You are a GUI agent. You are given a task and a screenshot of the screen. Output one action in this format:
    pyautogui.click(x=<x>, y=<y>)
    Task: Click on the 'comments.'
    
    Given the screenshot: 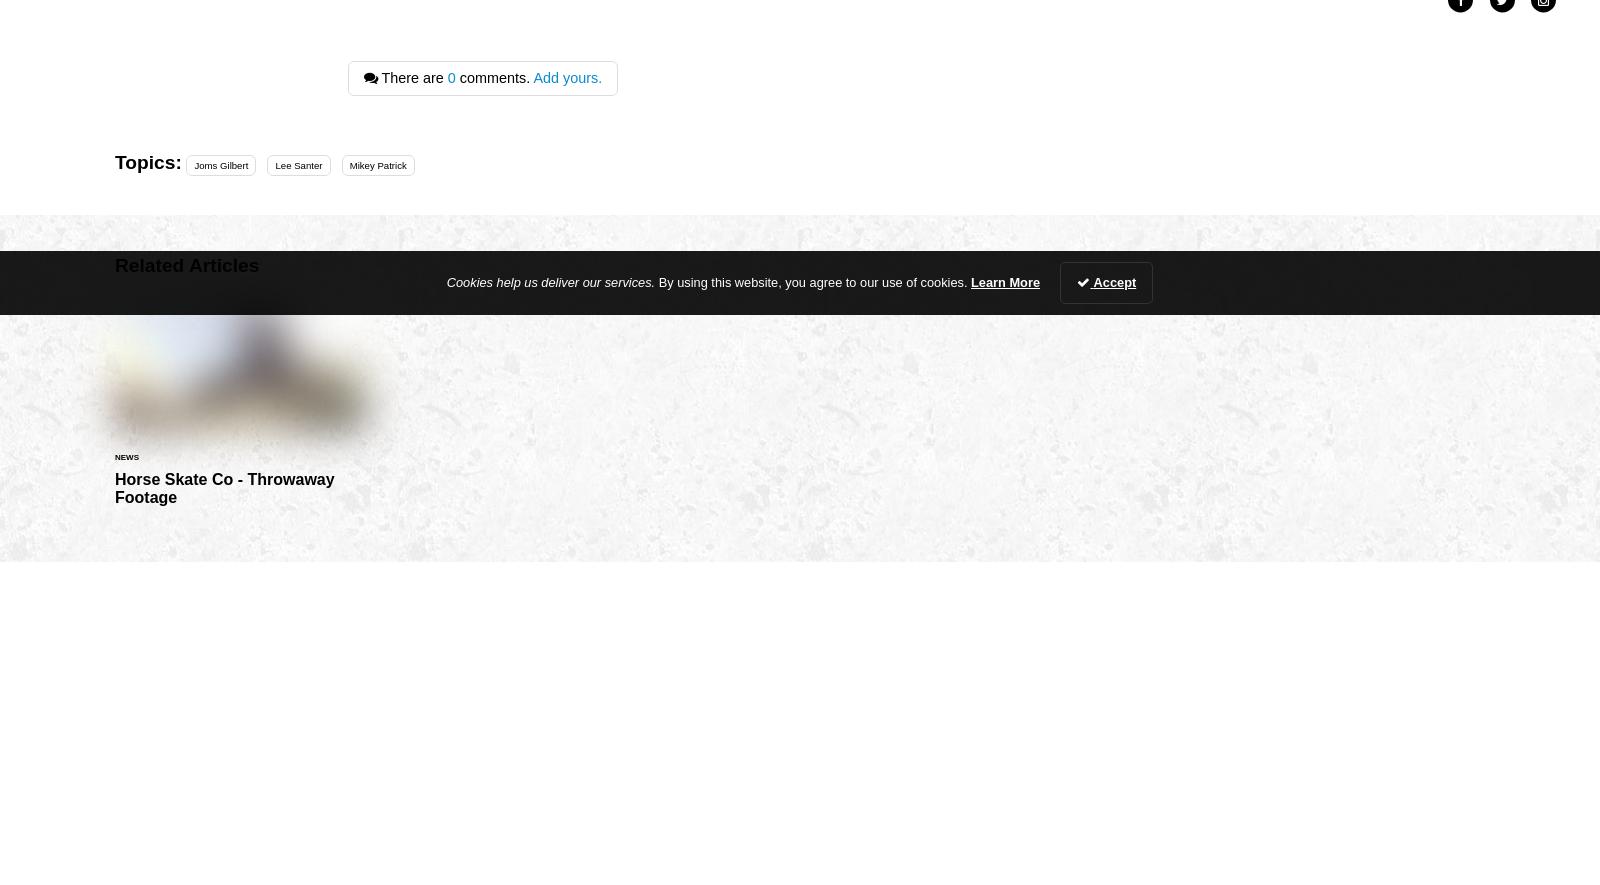 What is the action you would take?
    pyautogui.click(x=492, y=76)
    